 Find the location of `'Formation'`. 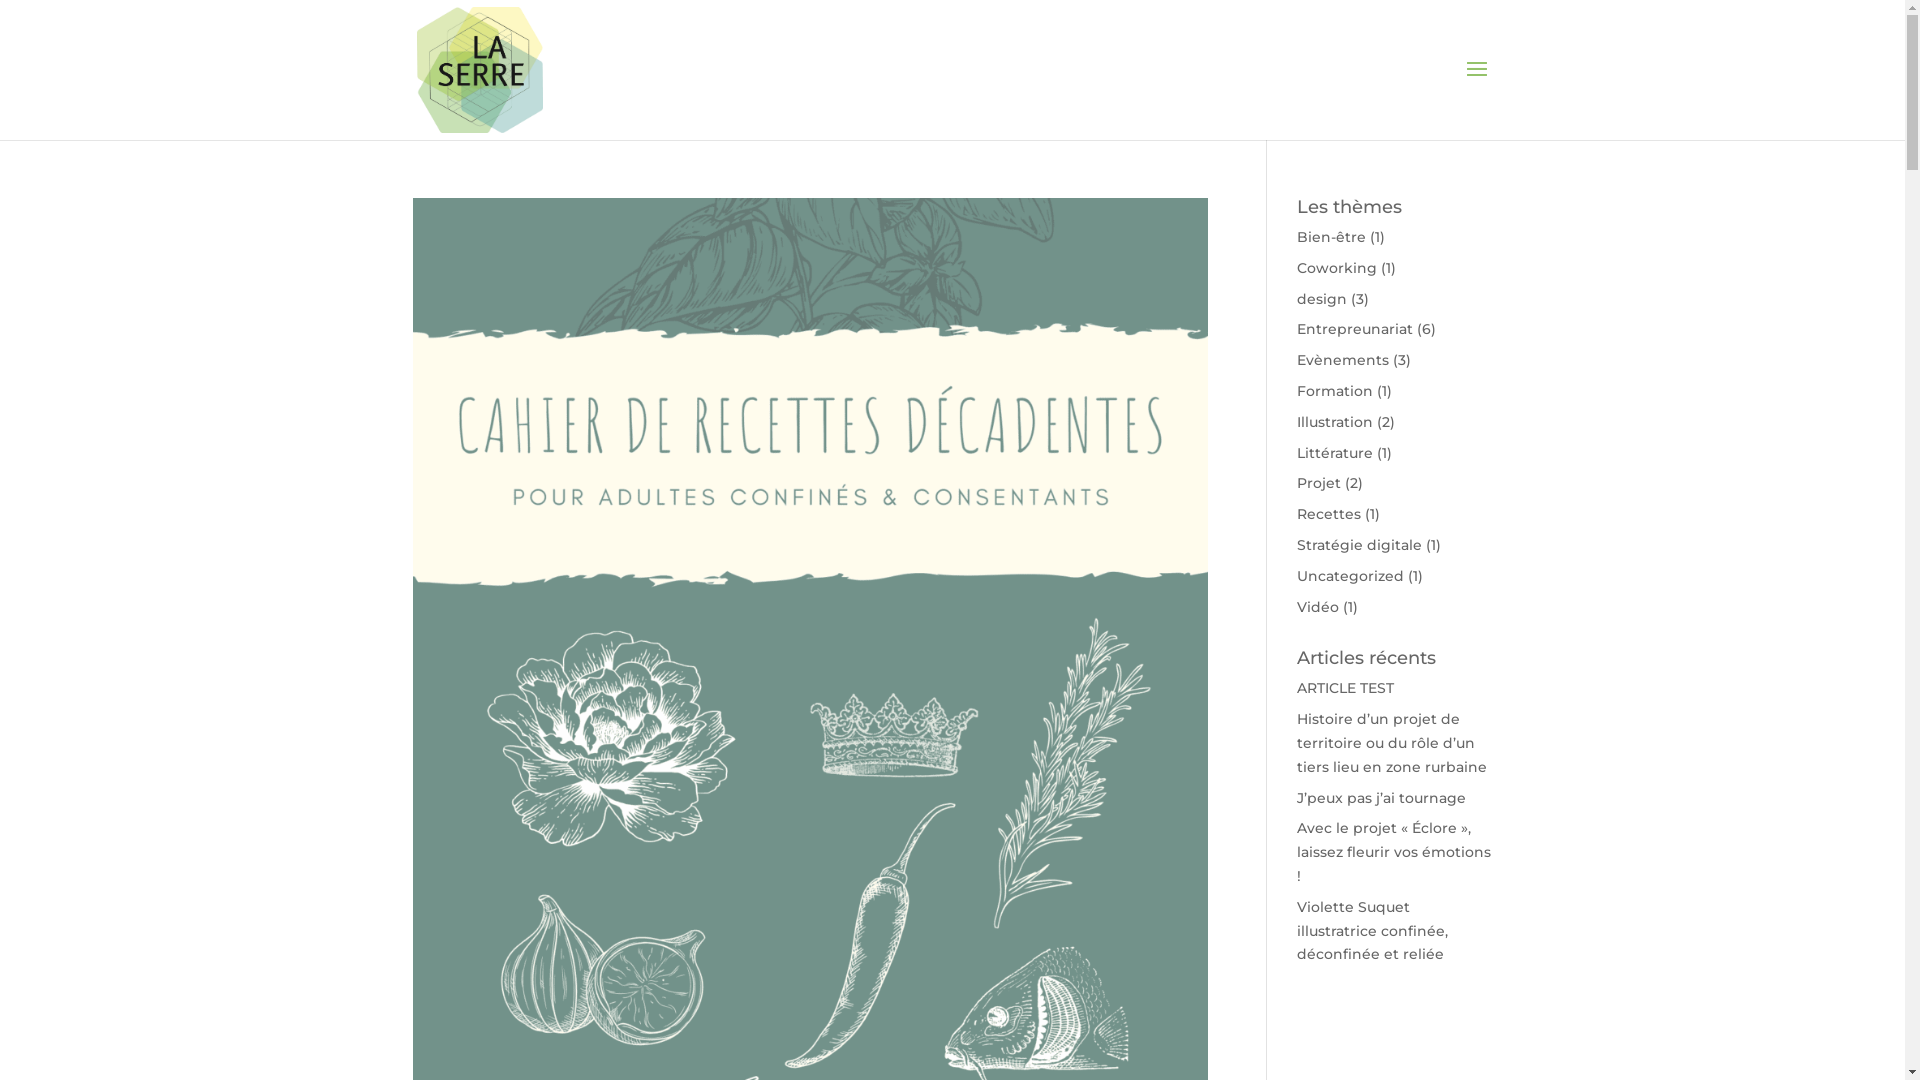

'Formation' is located at coordinates (1334, 390).